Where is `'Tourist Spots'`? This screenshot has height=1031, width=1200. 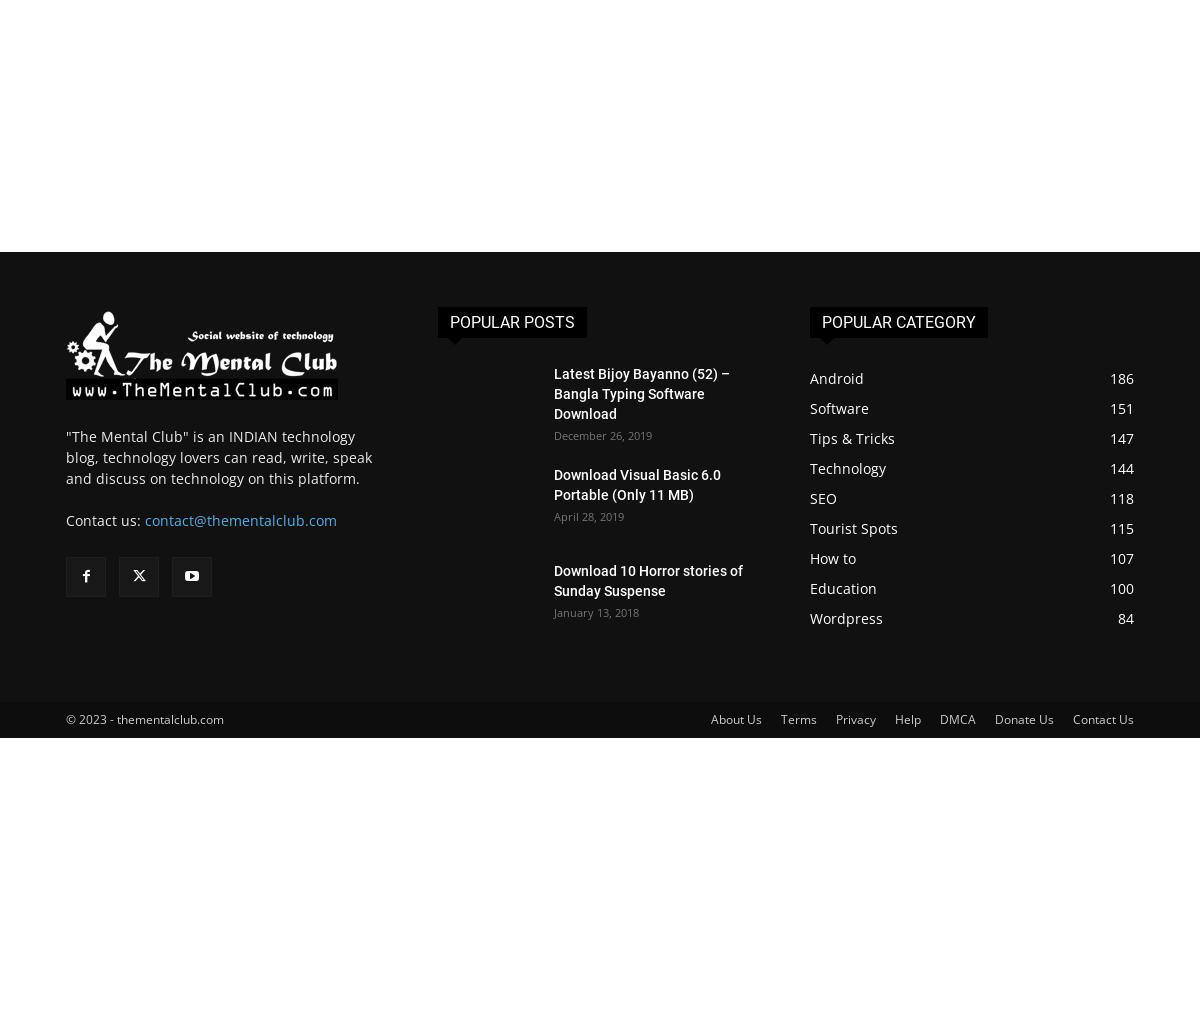
'Tourist Spots' is located at coordinates (853, 526).